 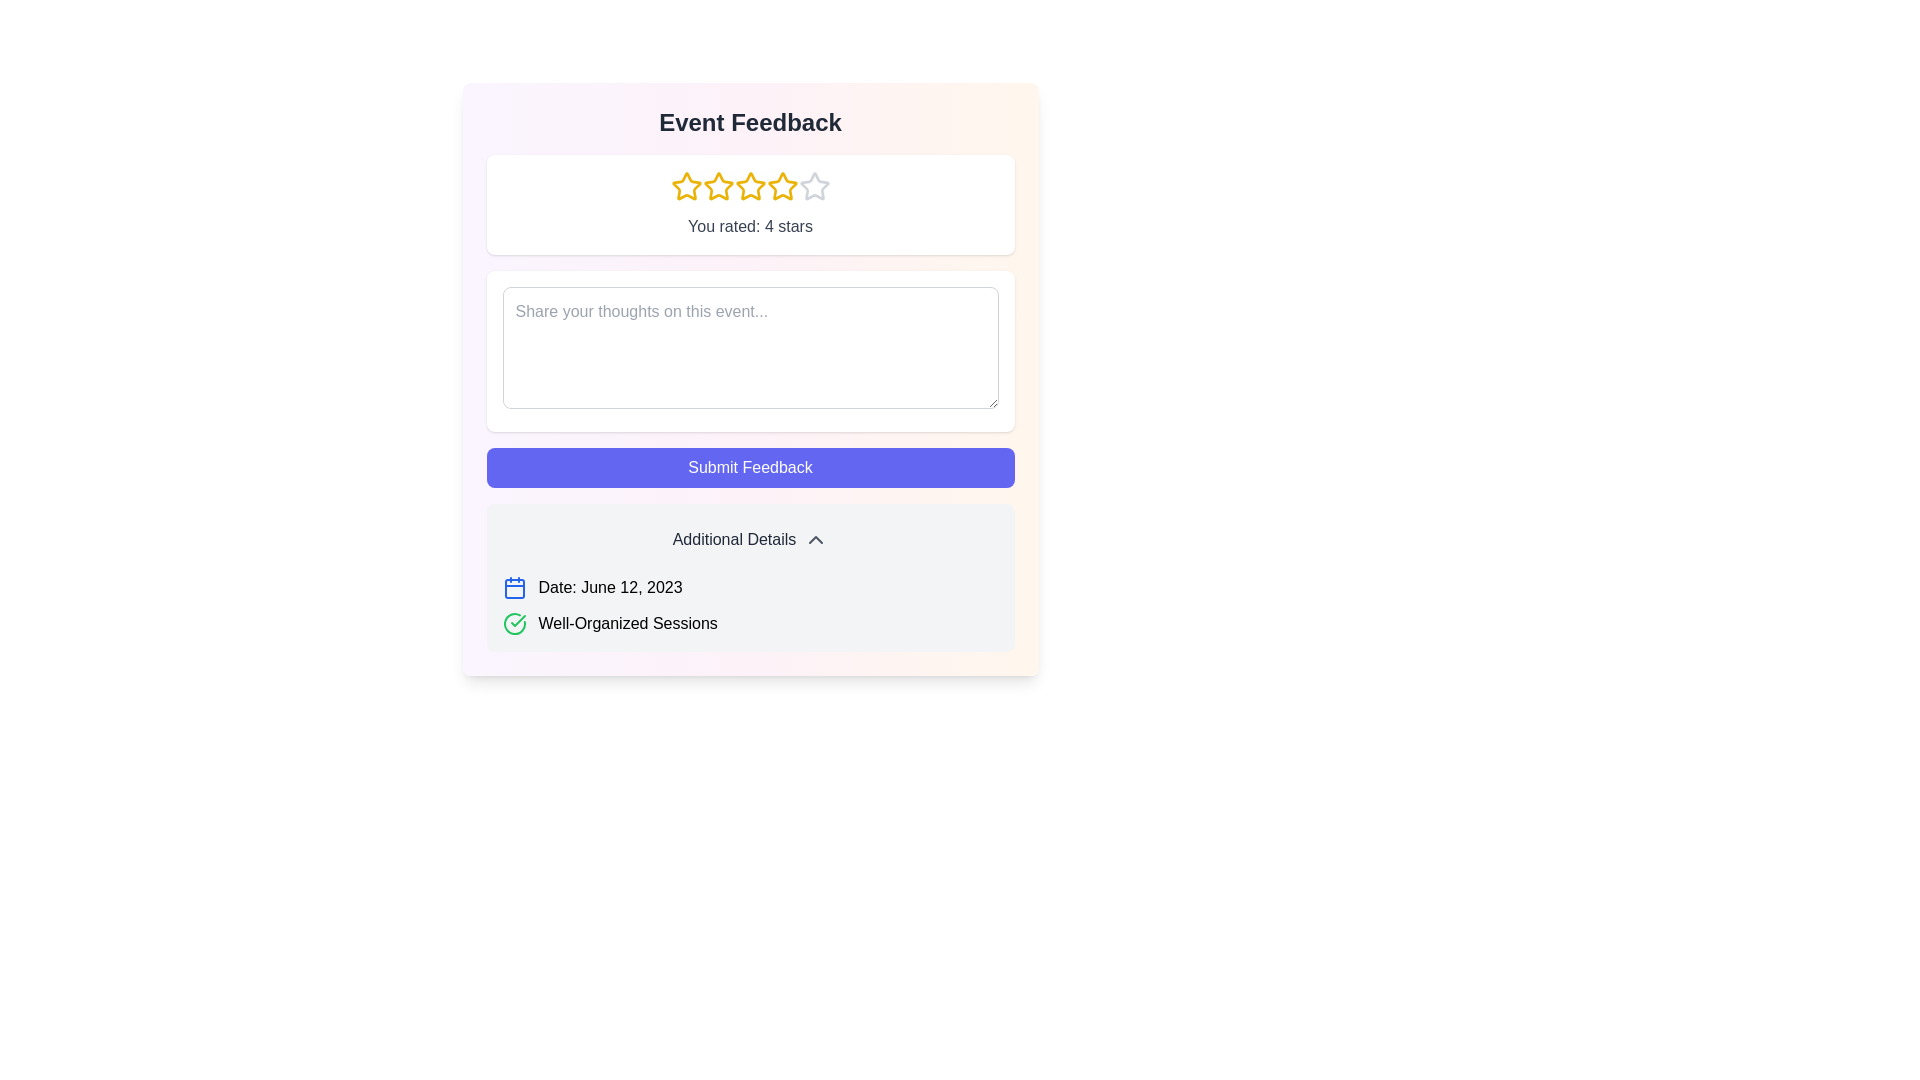 I want to click on the active rating star element, which consists of five stars with four filled yellow stars, so click(x=749, y=186).